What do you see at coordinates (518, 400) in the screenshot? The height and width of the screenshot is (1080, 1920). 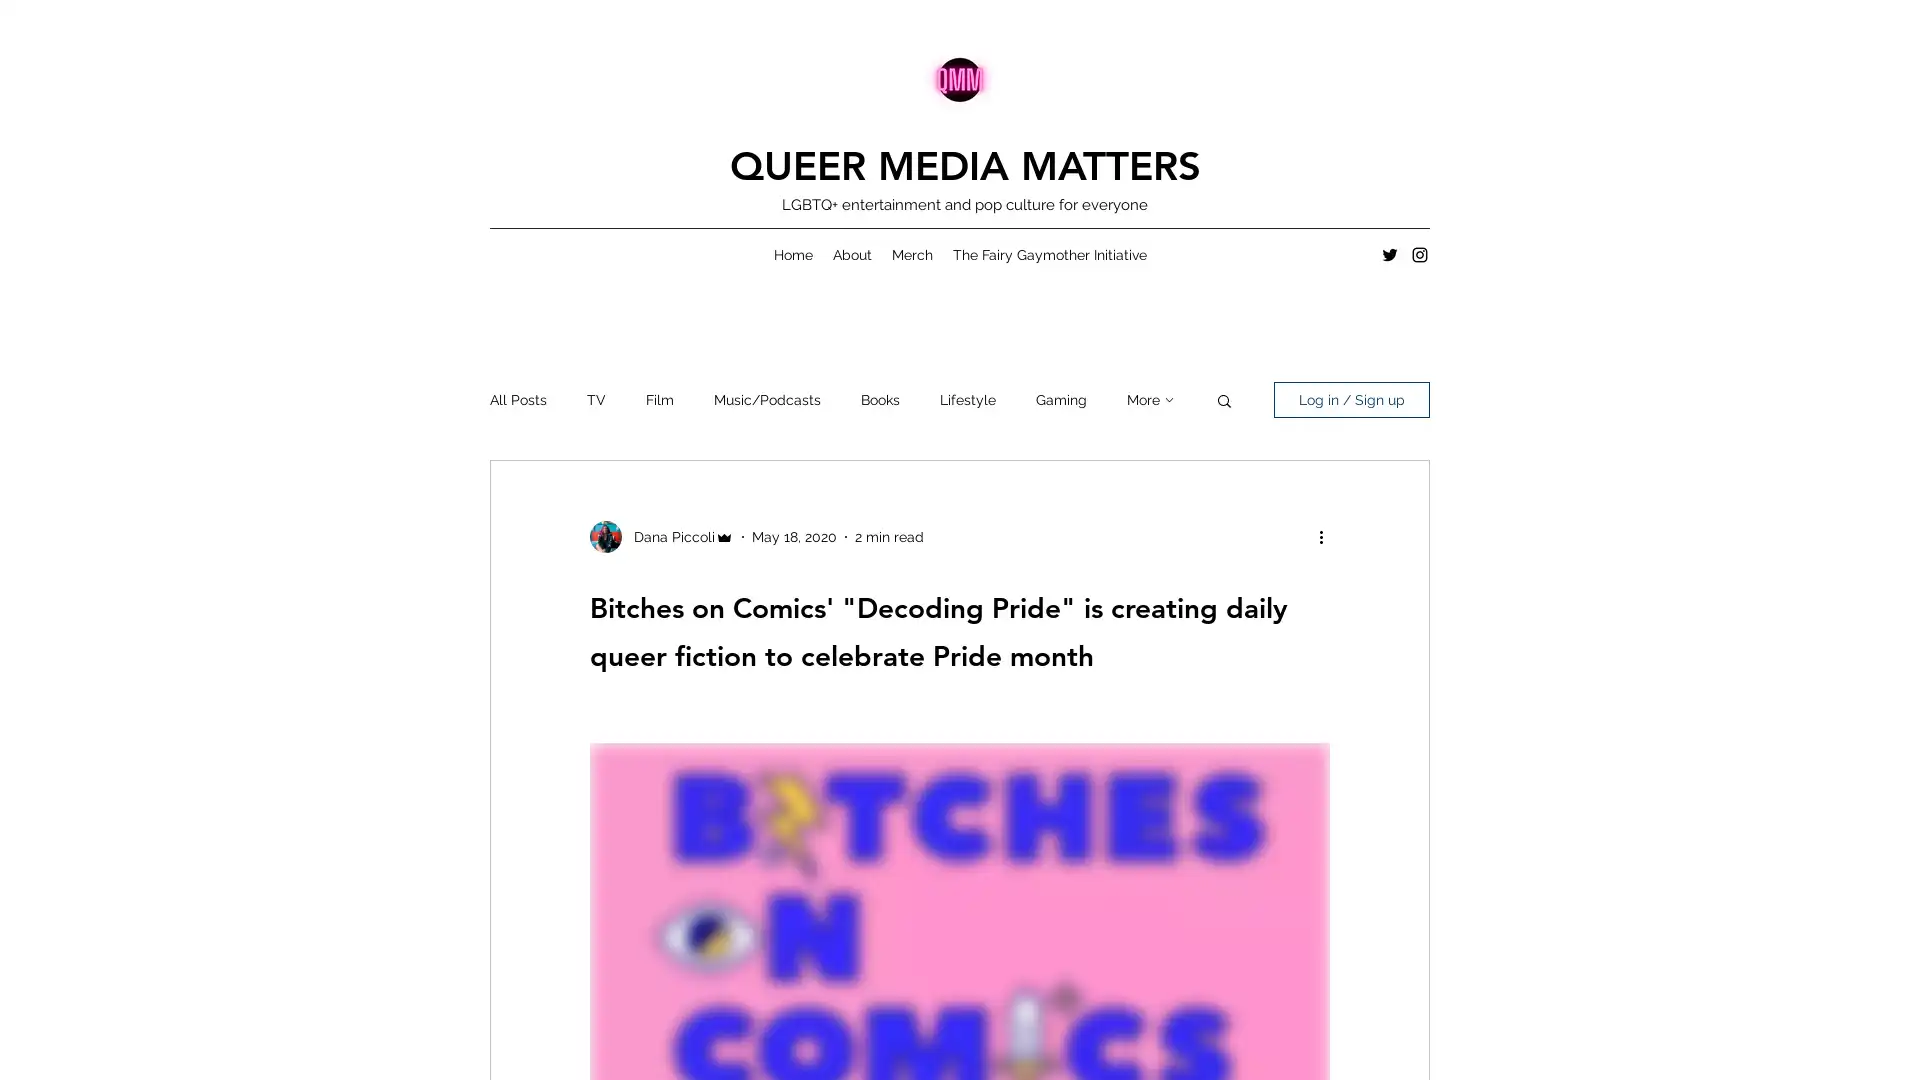 I see `All Posts` at bounding box center [518, 400].